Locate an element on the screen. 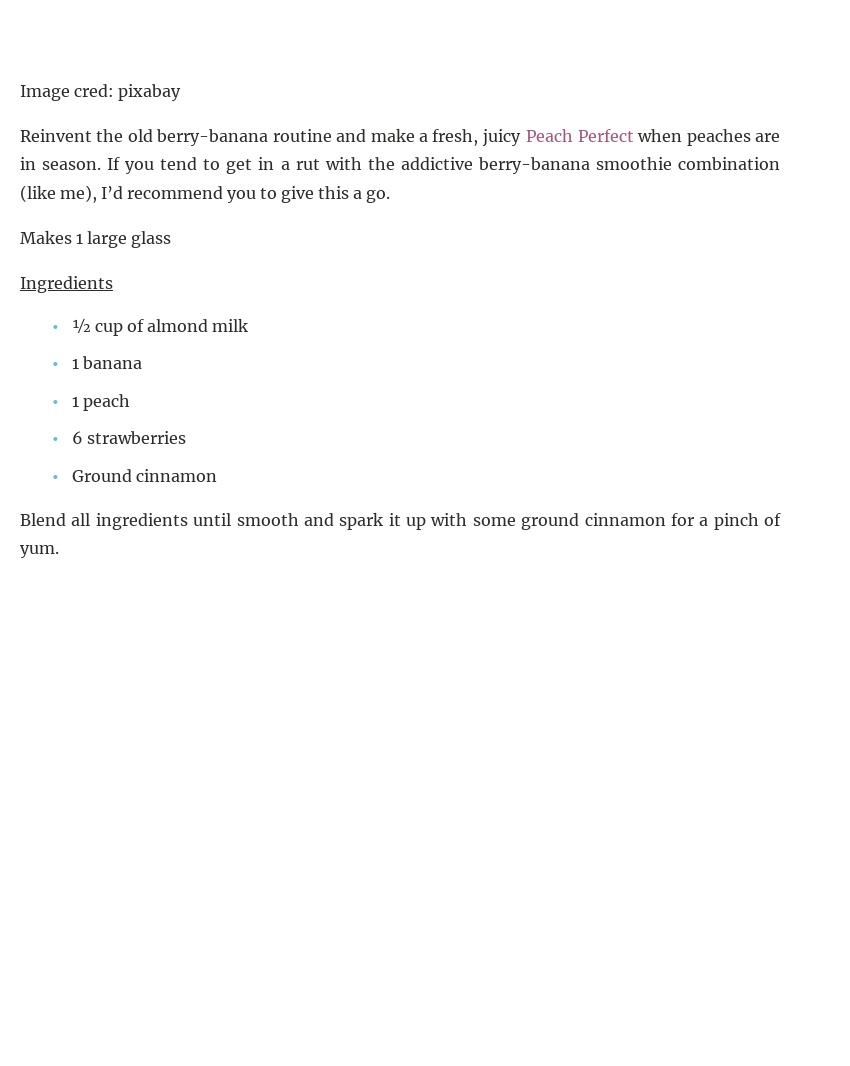 The width and height of the screenshot is (850, 1066). 'Reinvent the old berry-banana routine and make a fresh, juicy' is located at coordinates (271, 133).